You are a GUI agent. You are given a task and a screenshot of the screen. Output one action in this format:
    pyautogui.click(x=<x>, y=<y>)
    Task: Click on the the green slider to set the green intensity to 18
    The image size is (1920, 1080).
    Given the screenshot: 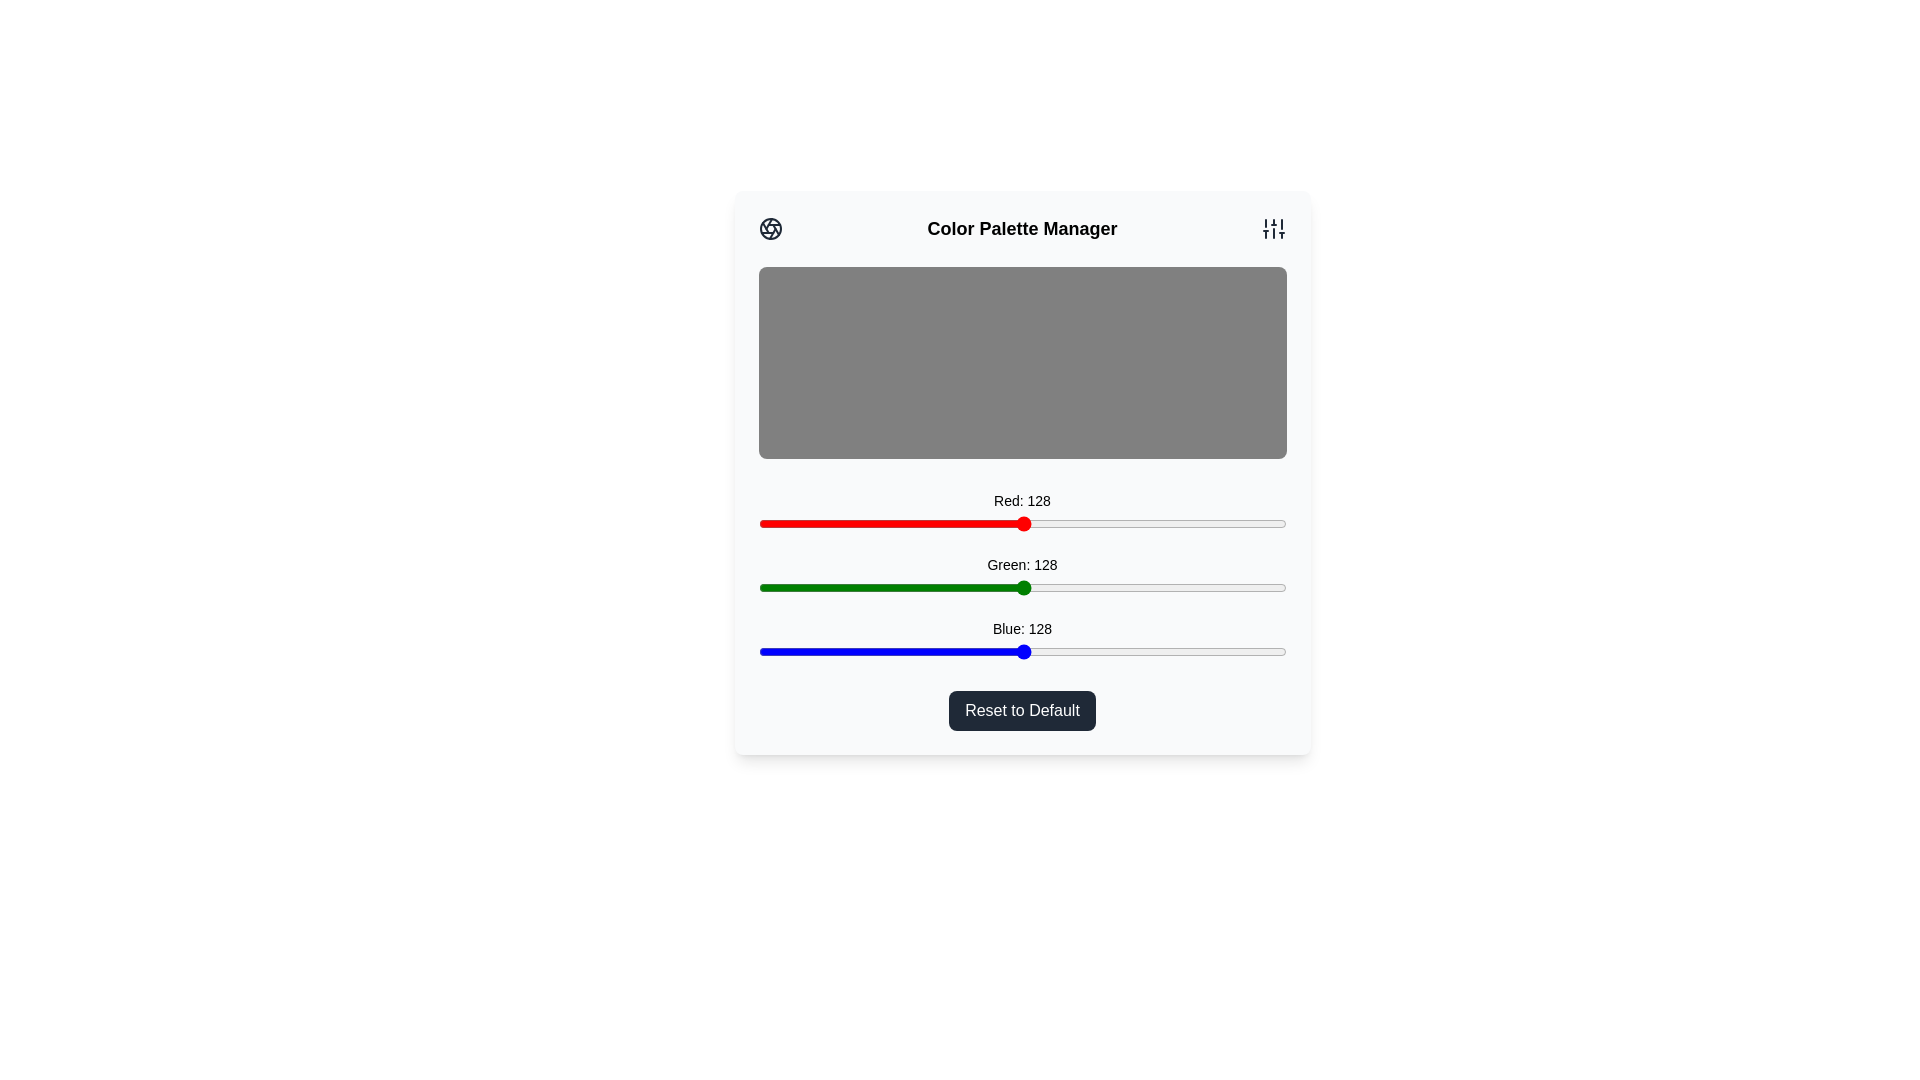 What is the action you would take?
    pyautogui.click(x=794, y=586)
    